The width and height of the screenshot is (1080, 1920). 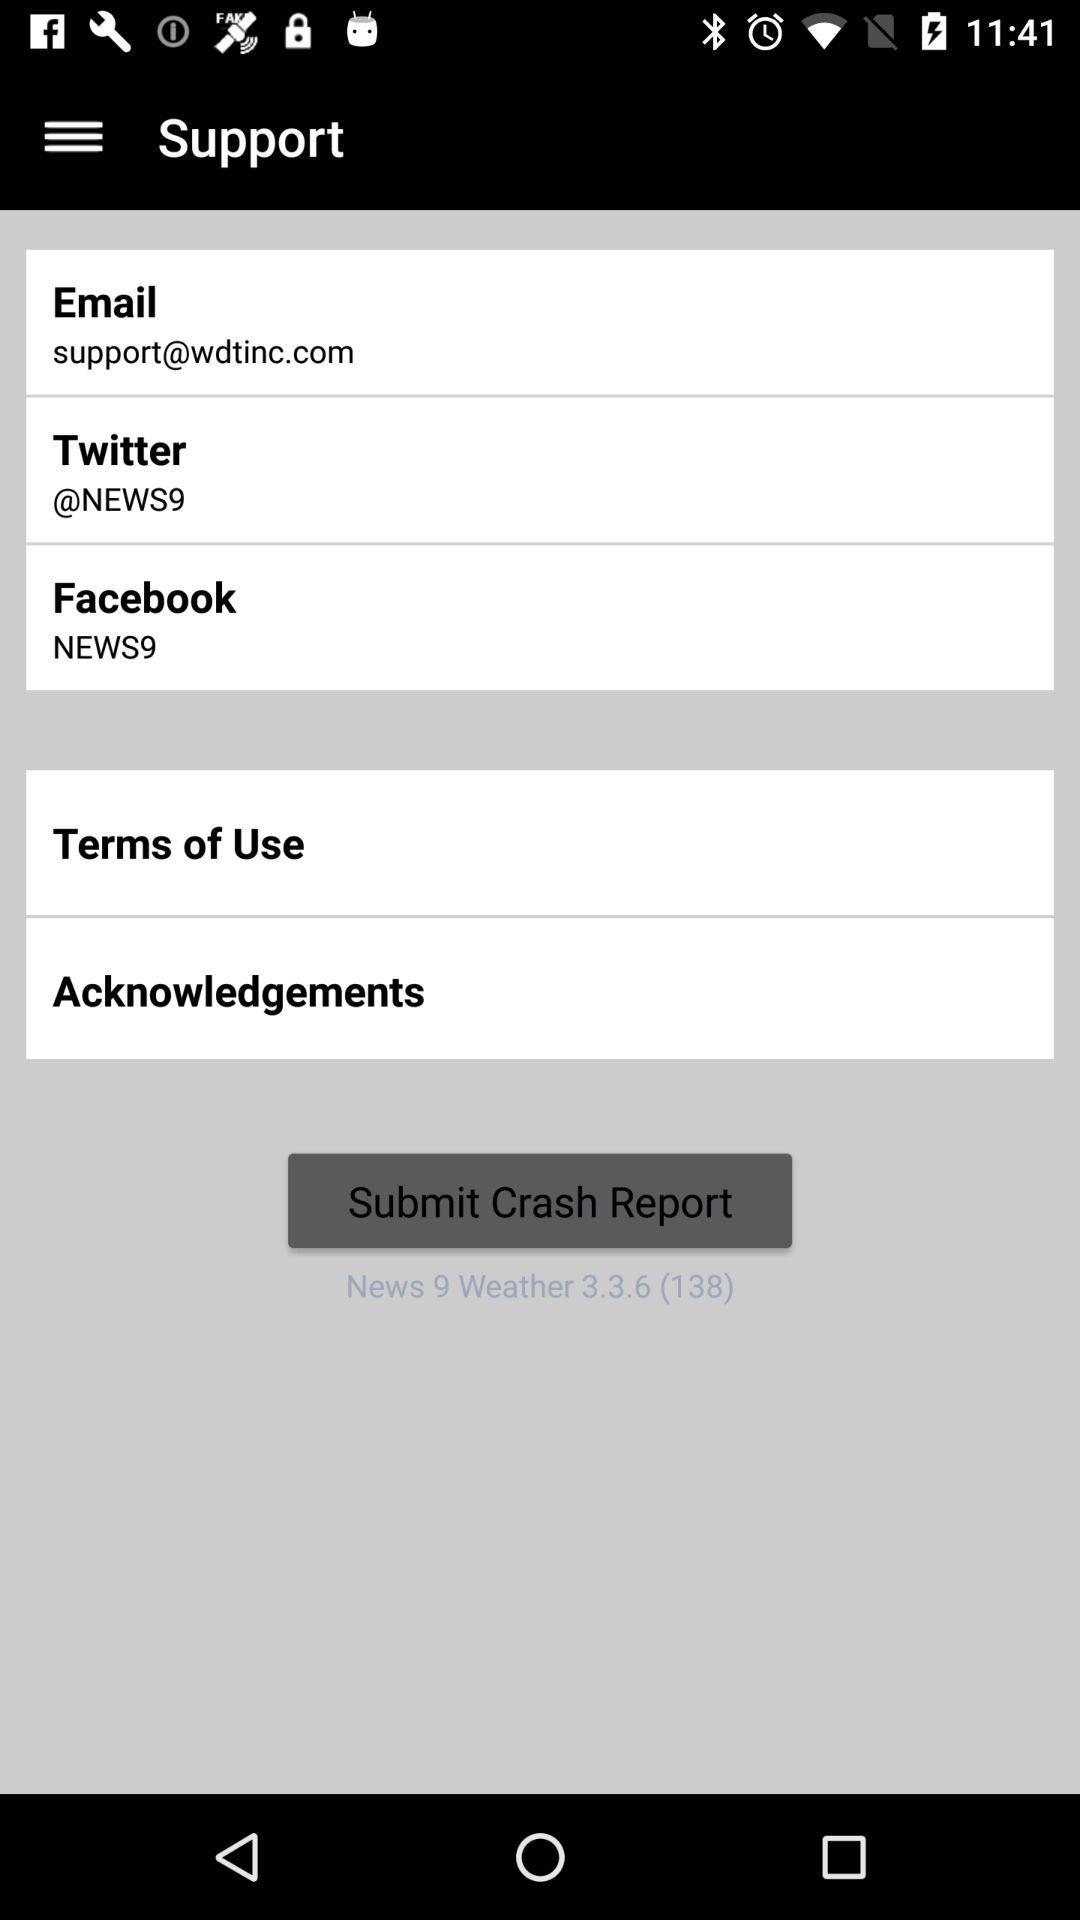 I want to click on the item below @news9, so click(x=358, y=595).